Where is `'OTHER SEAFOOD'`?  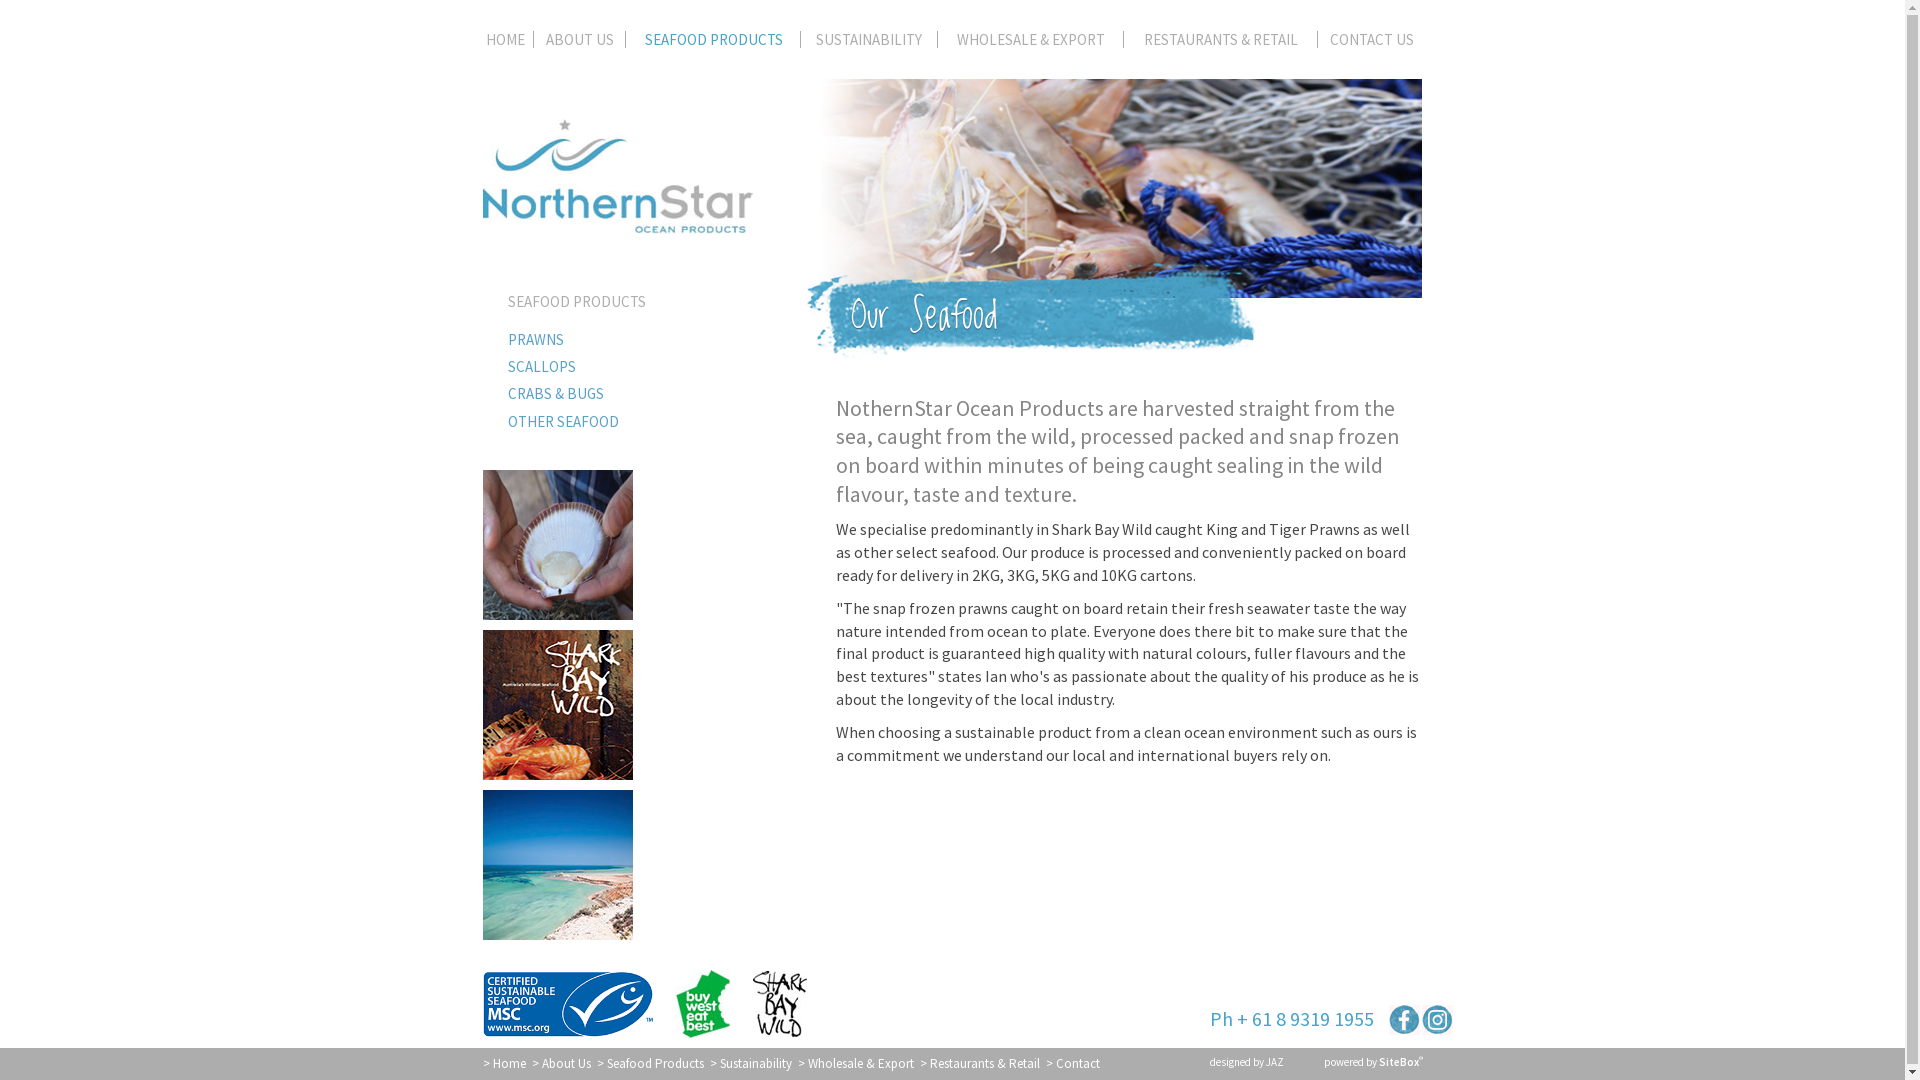
'OTHER SEAFOOD' is located at coordinates (627, 420).